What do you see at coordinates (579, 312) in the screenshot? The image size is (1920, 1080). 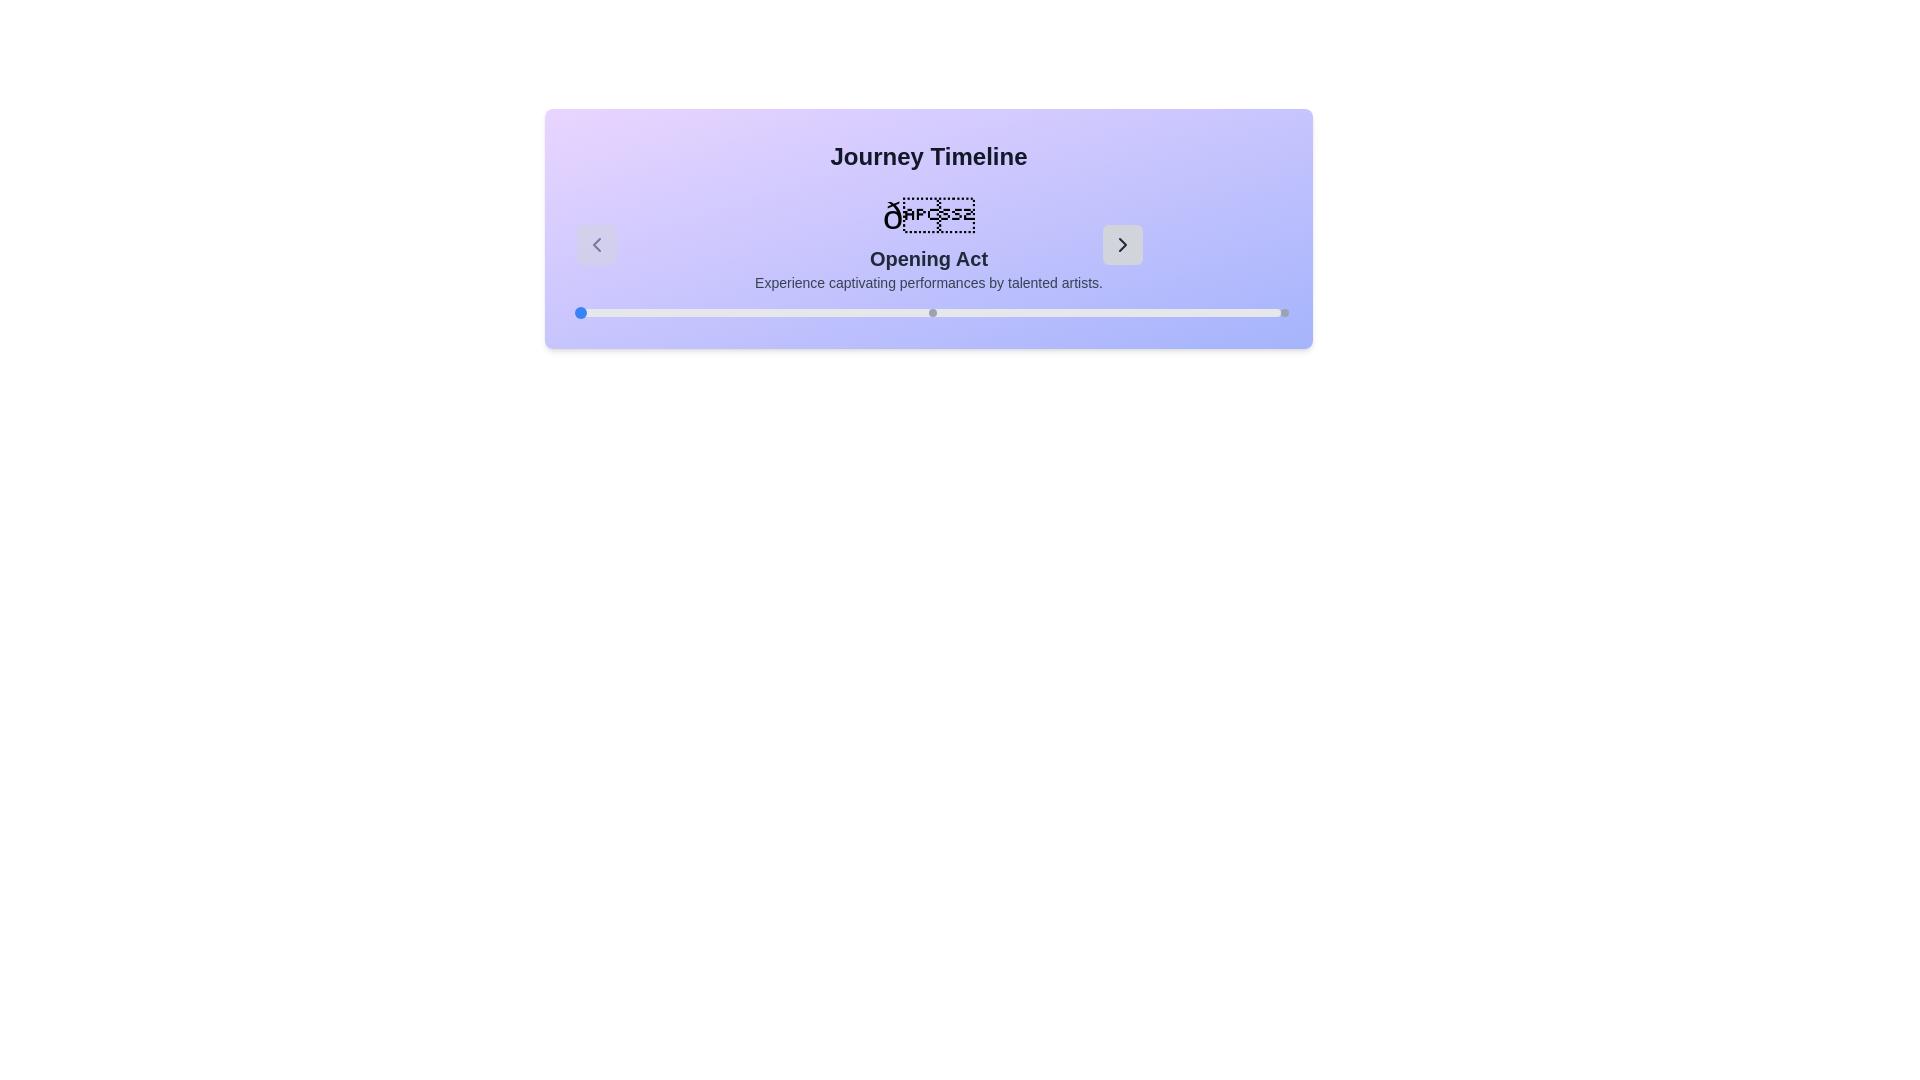 I see `the blue circular progress marker located at the leftmost point of the horizontal progress bar` at bounding box center [579, 312].